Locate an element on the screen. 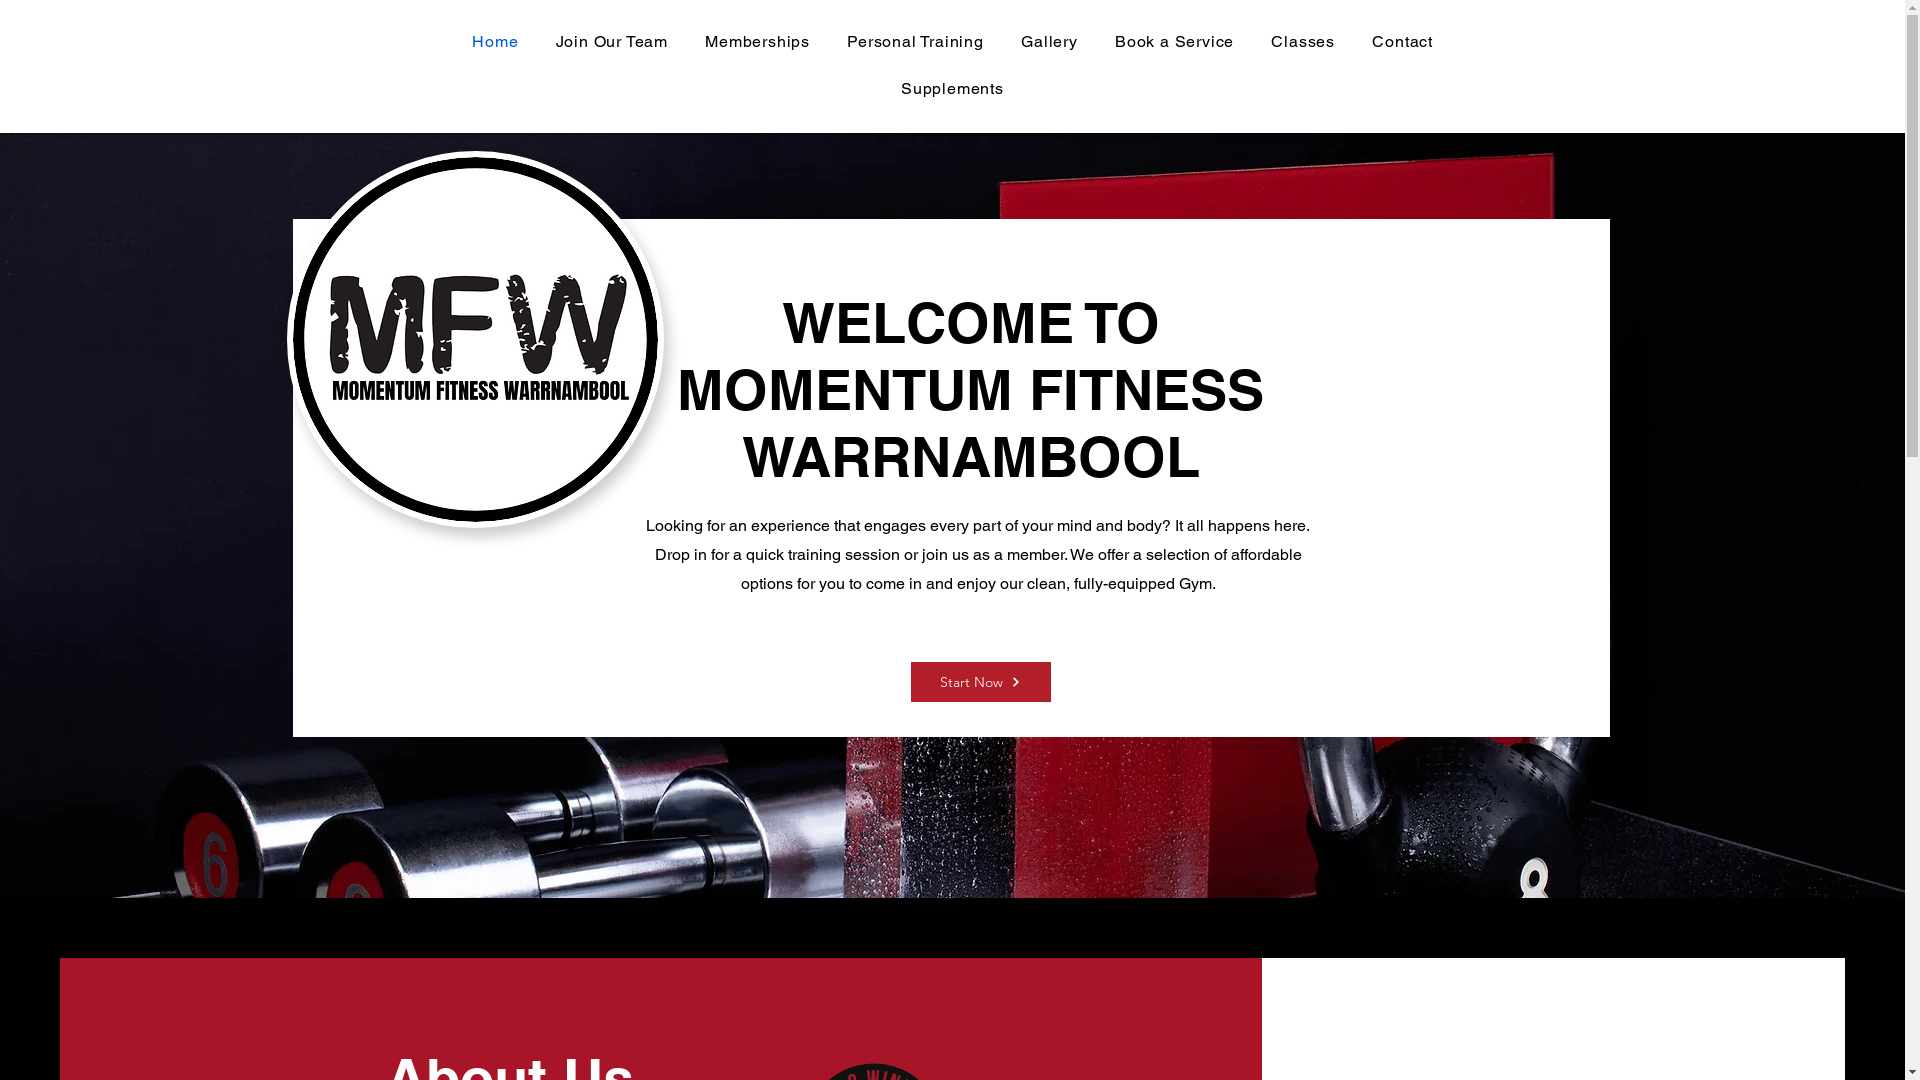  'Home' is located at coordinates (495, 41).